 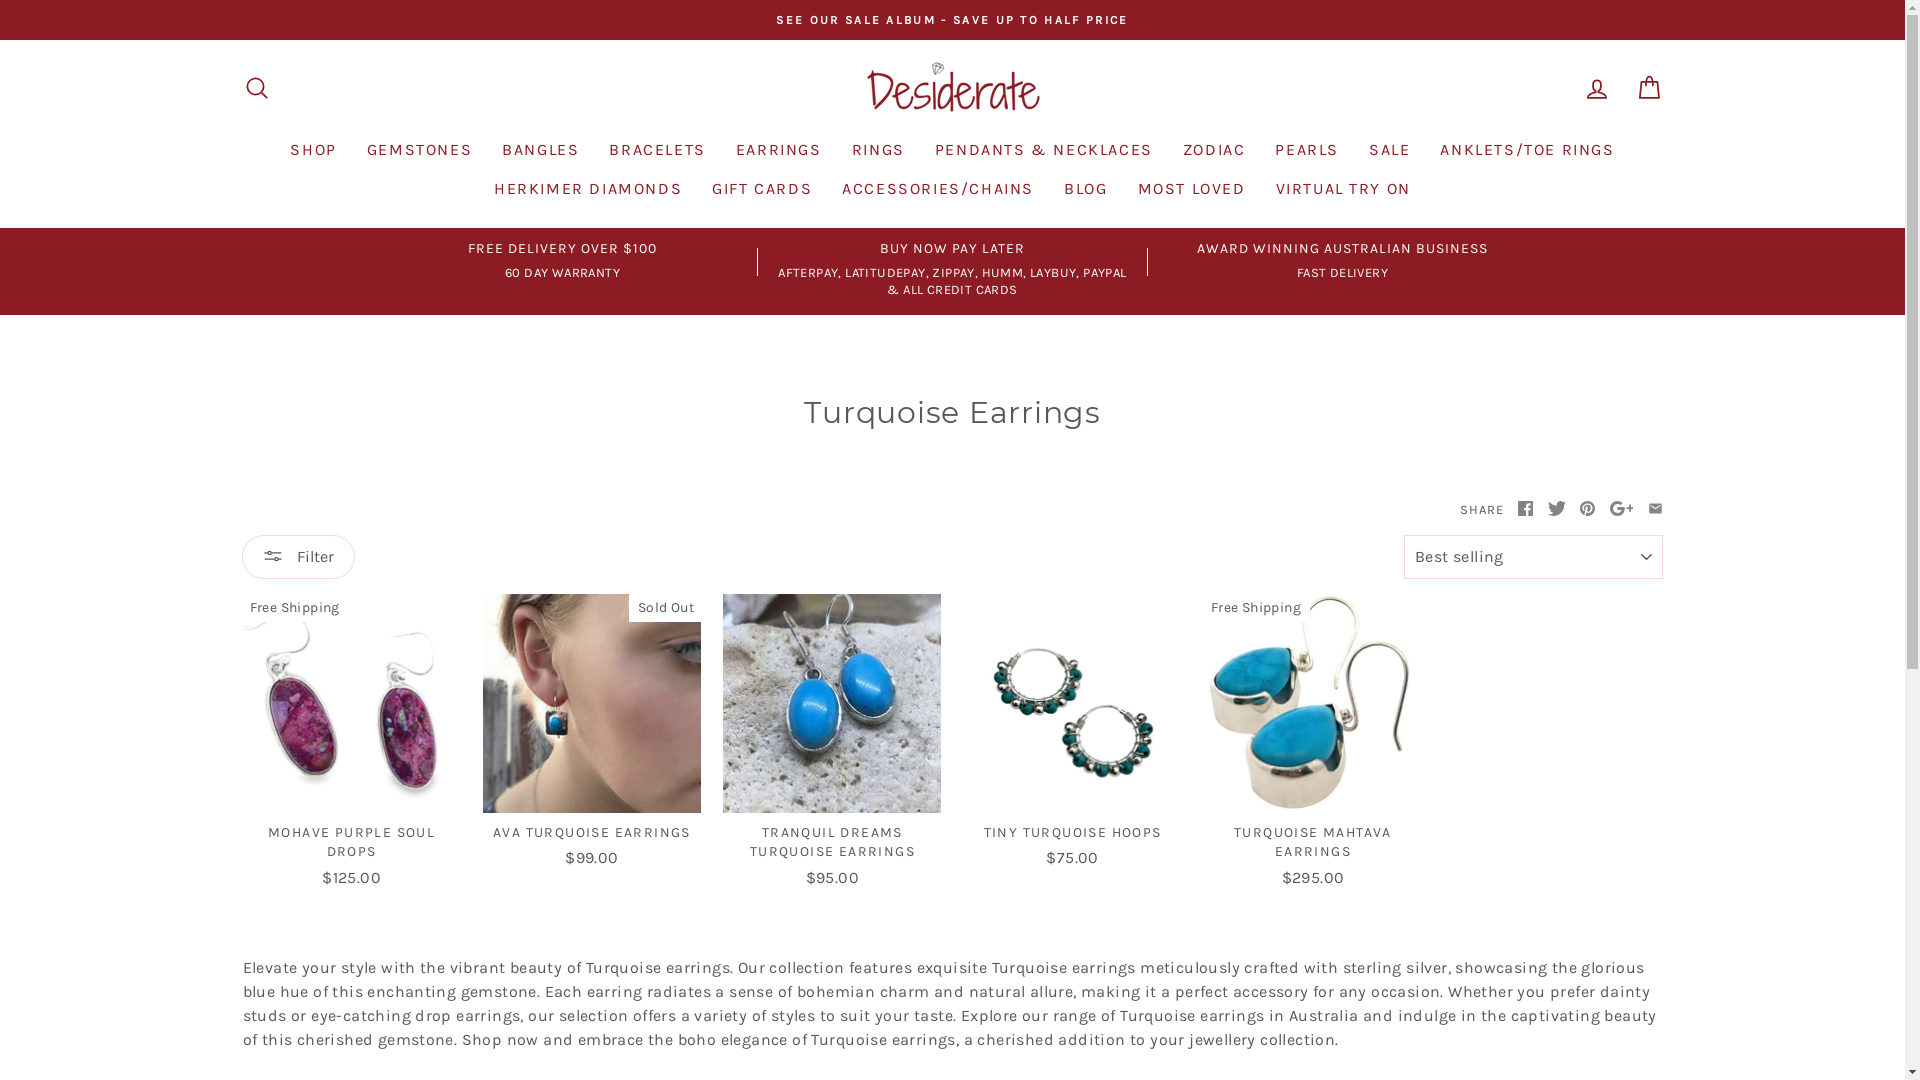 I want to click on 'ACCESSORIES/CHAINS', so click(x=936, y=188).